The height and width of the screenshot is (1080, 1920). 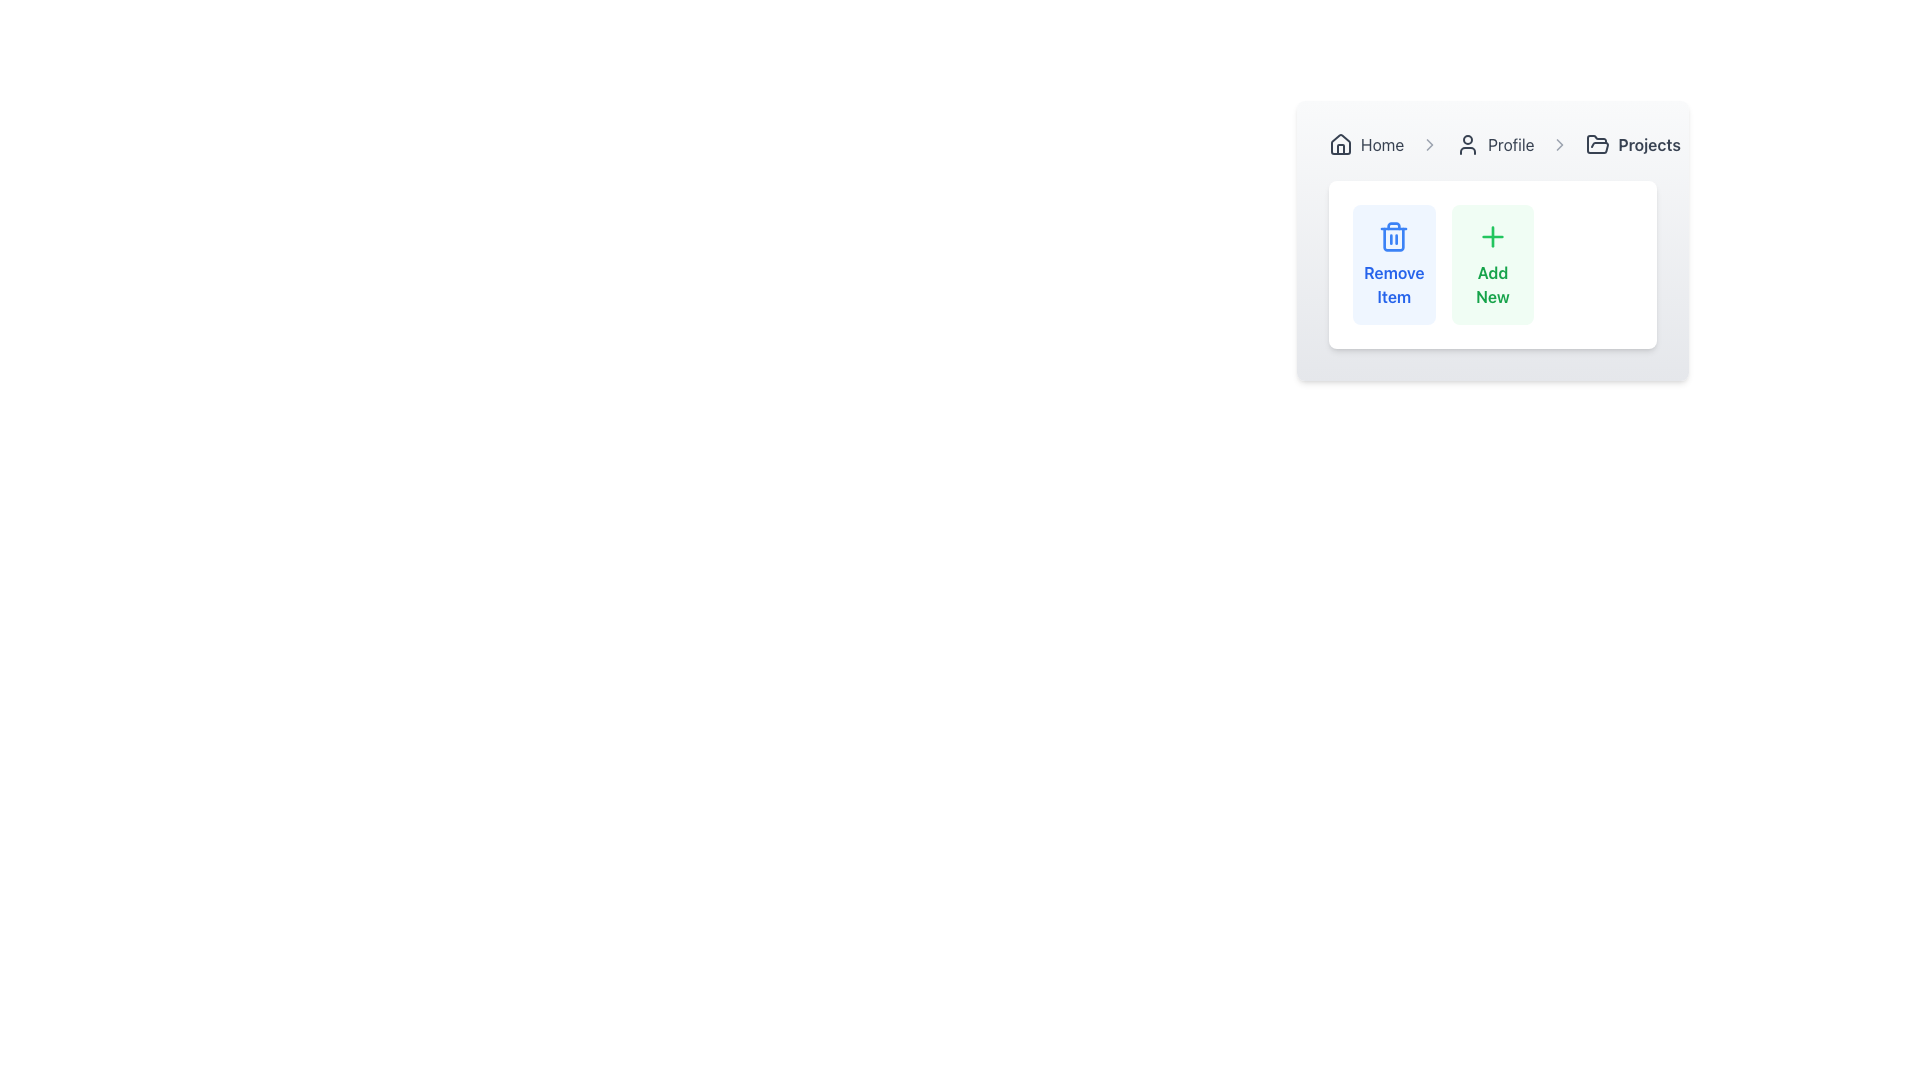 I want to click on the add new items button located within the light green card, so click(x=1492, y=285).